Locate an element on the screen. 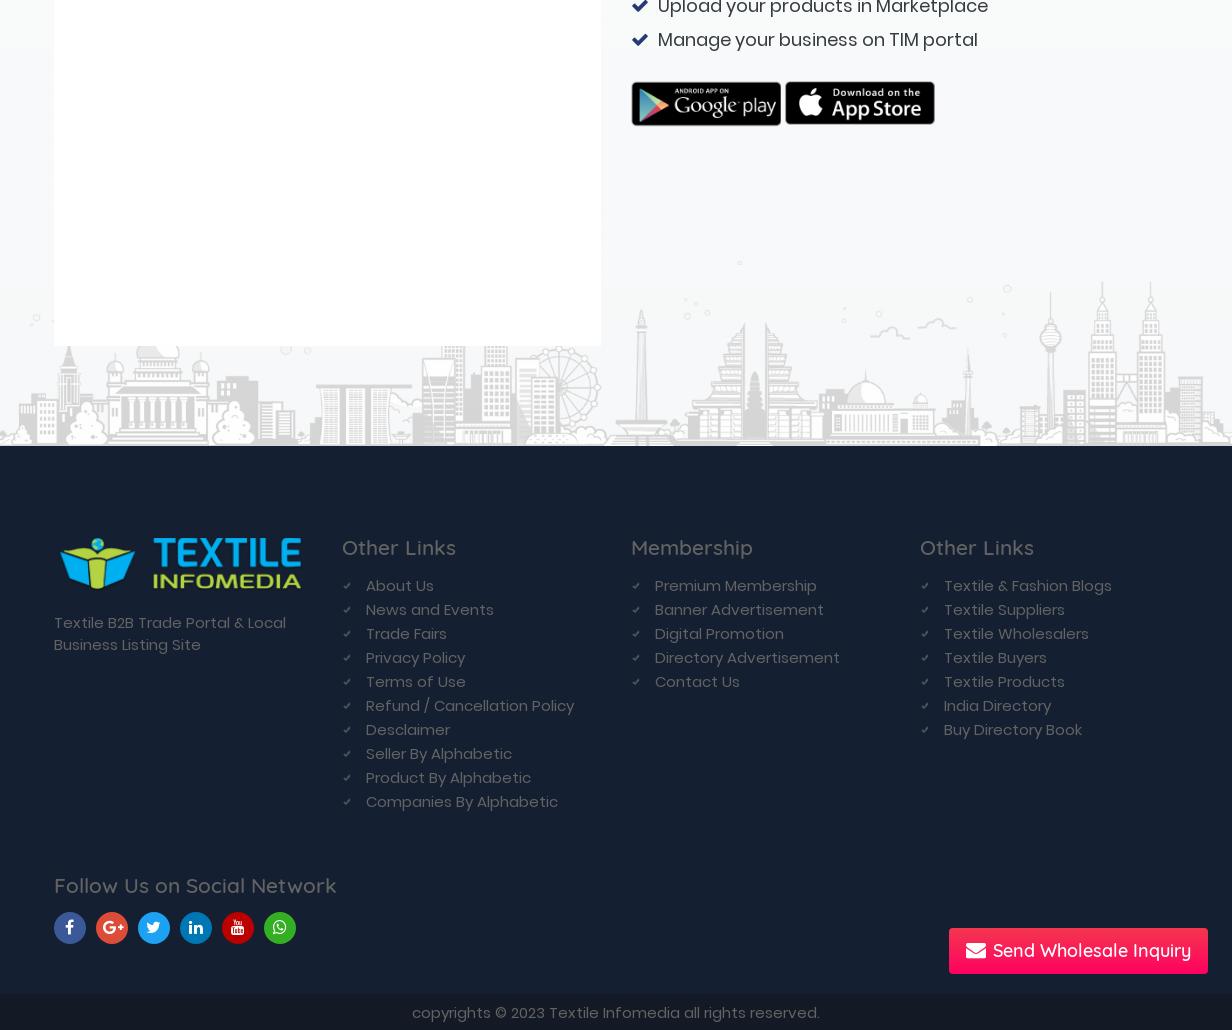 The width and height of the screenshot is (1232, 1030). 'Seller By Alphabetic' is located at coordinates (438, 128).